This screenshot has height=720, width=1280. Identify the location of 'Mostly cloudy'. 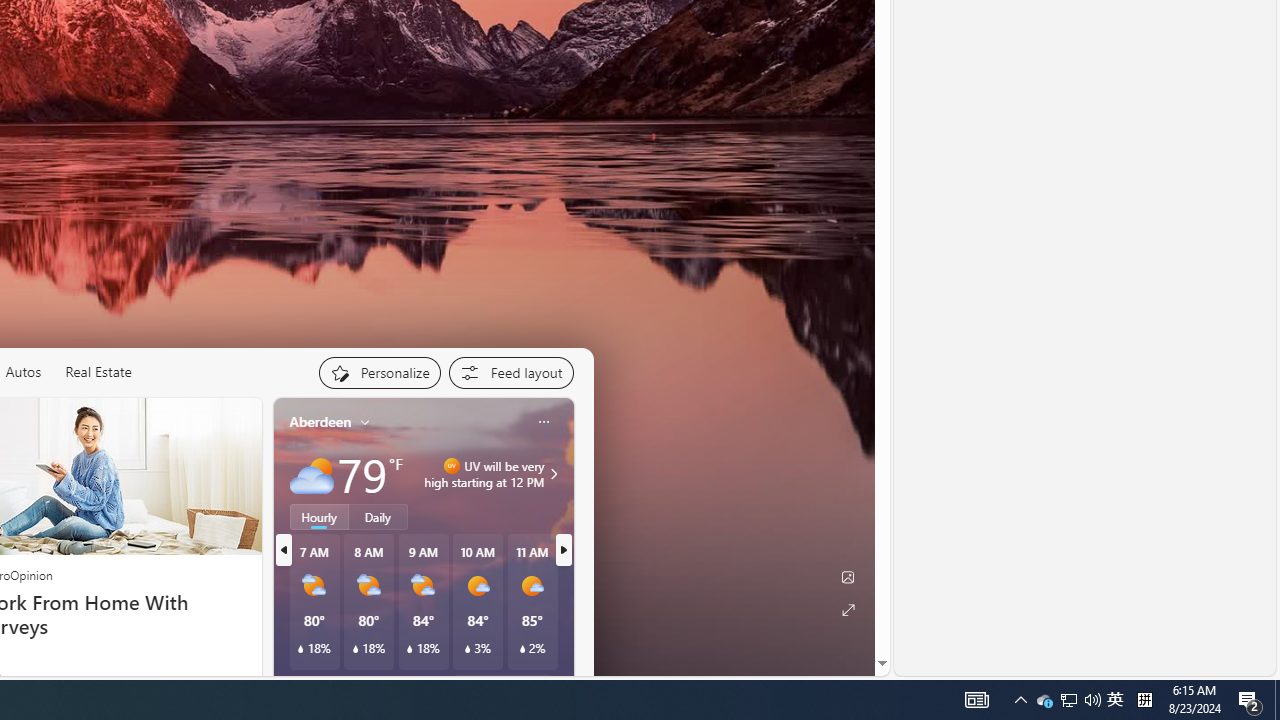
(310, 474).